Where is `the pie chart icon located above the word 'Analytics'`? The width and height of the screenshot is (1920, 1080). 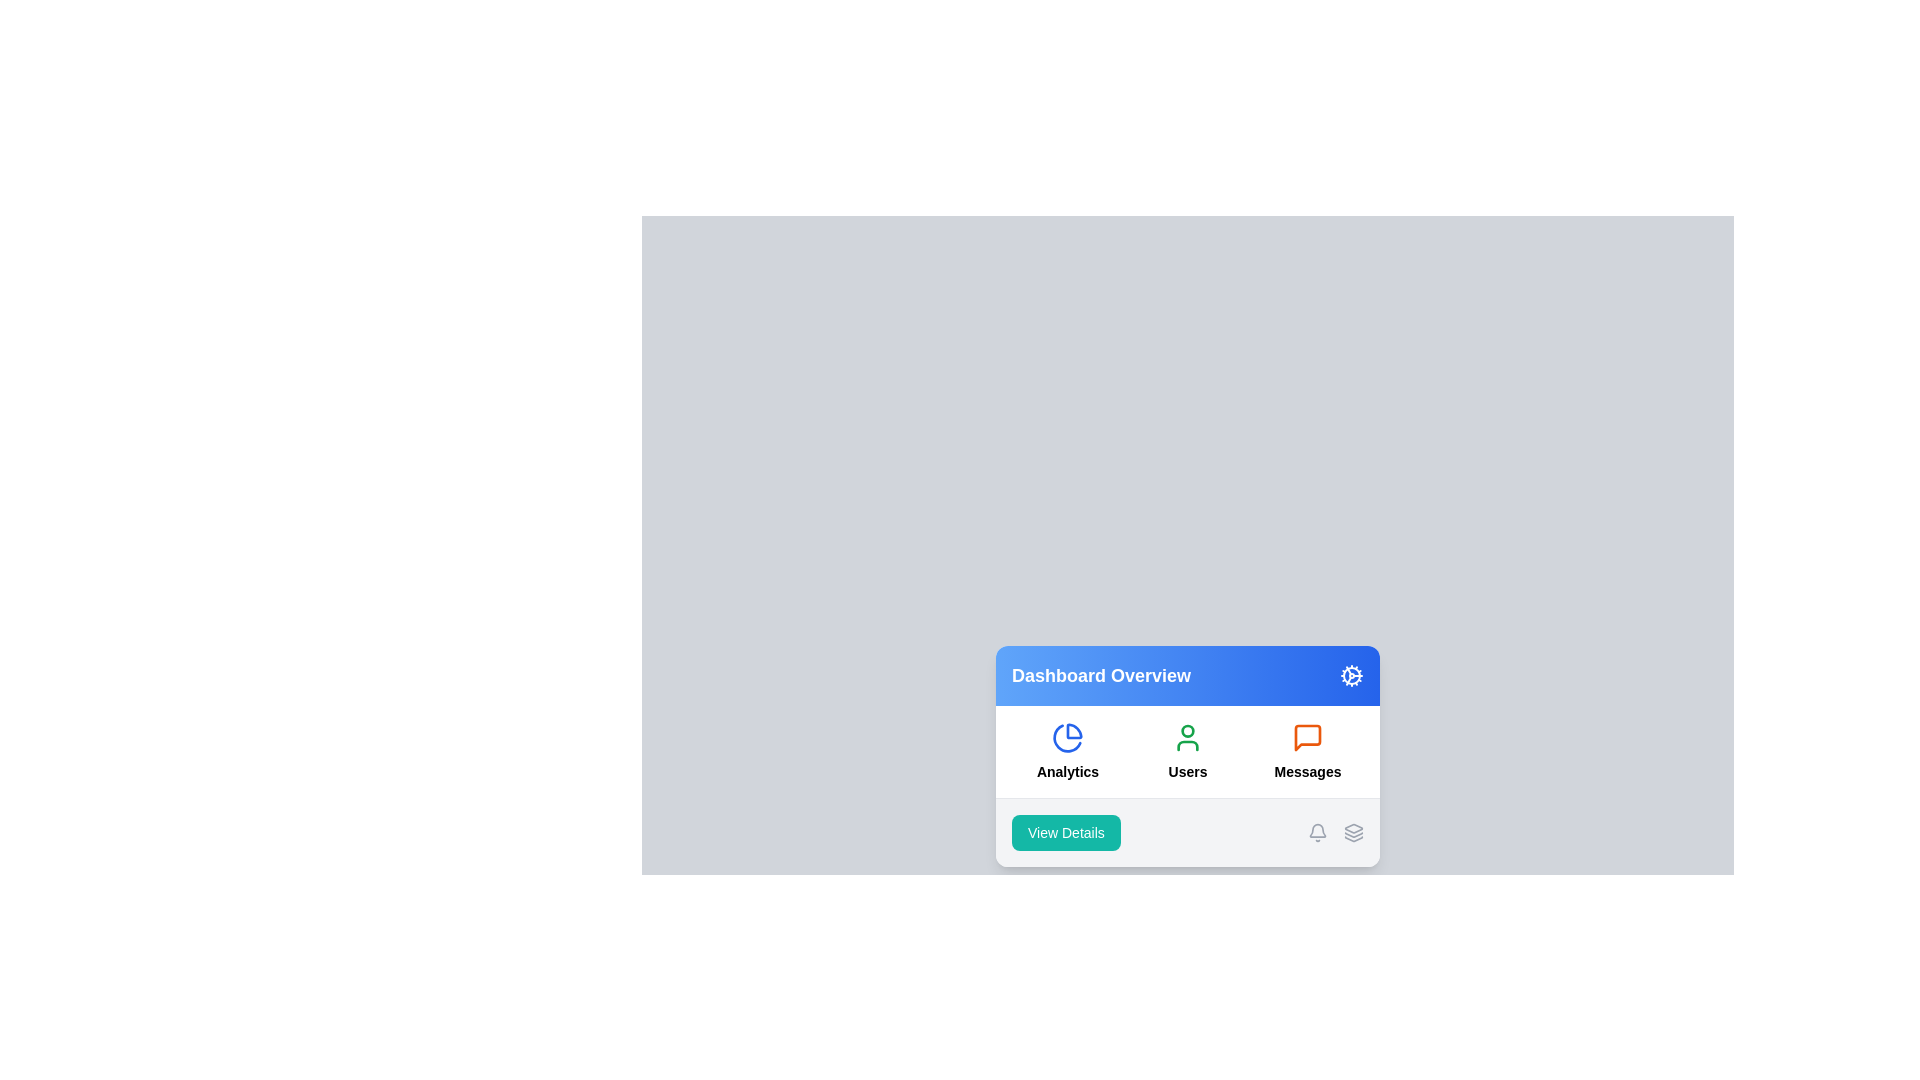
the pie chart icon located above the word 'Analytics' is located at coordinates (1067, 737).